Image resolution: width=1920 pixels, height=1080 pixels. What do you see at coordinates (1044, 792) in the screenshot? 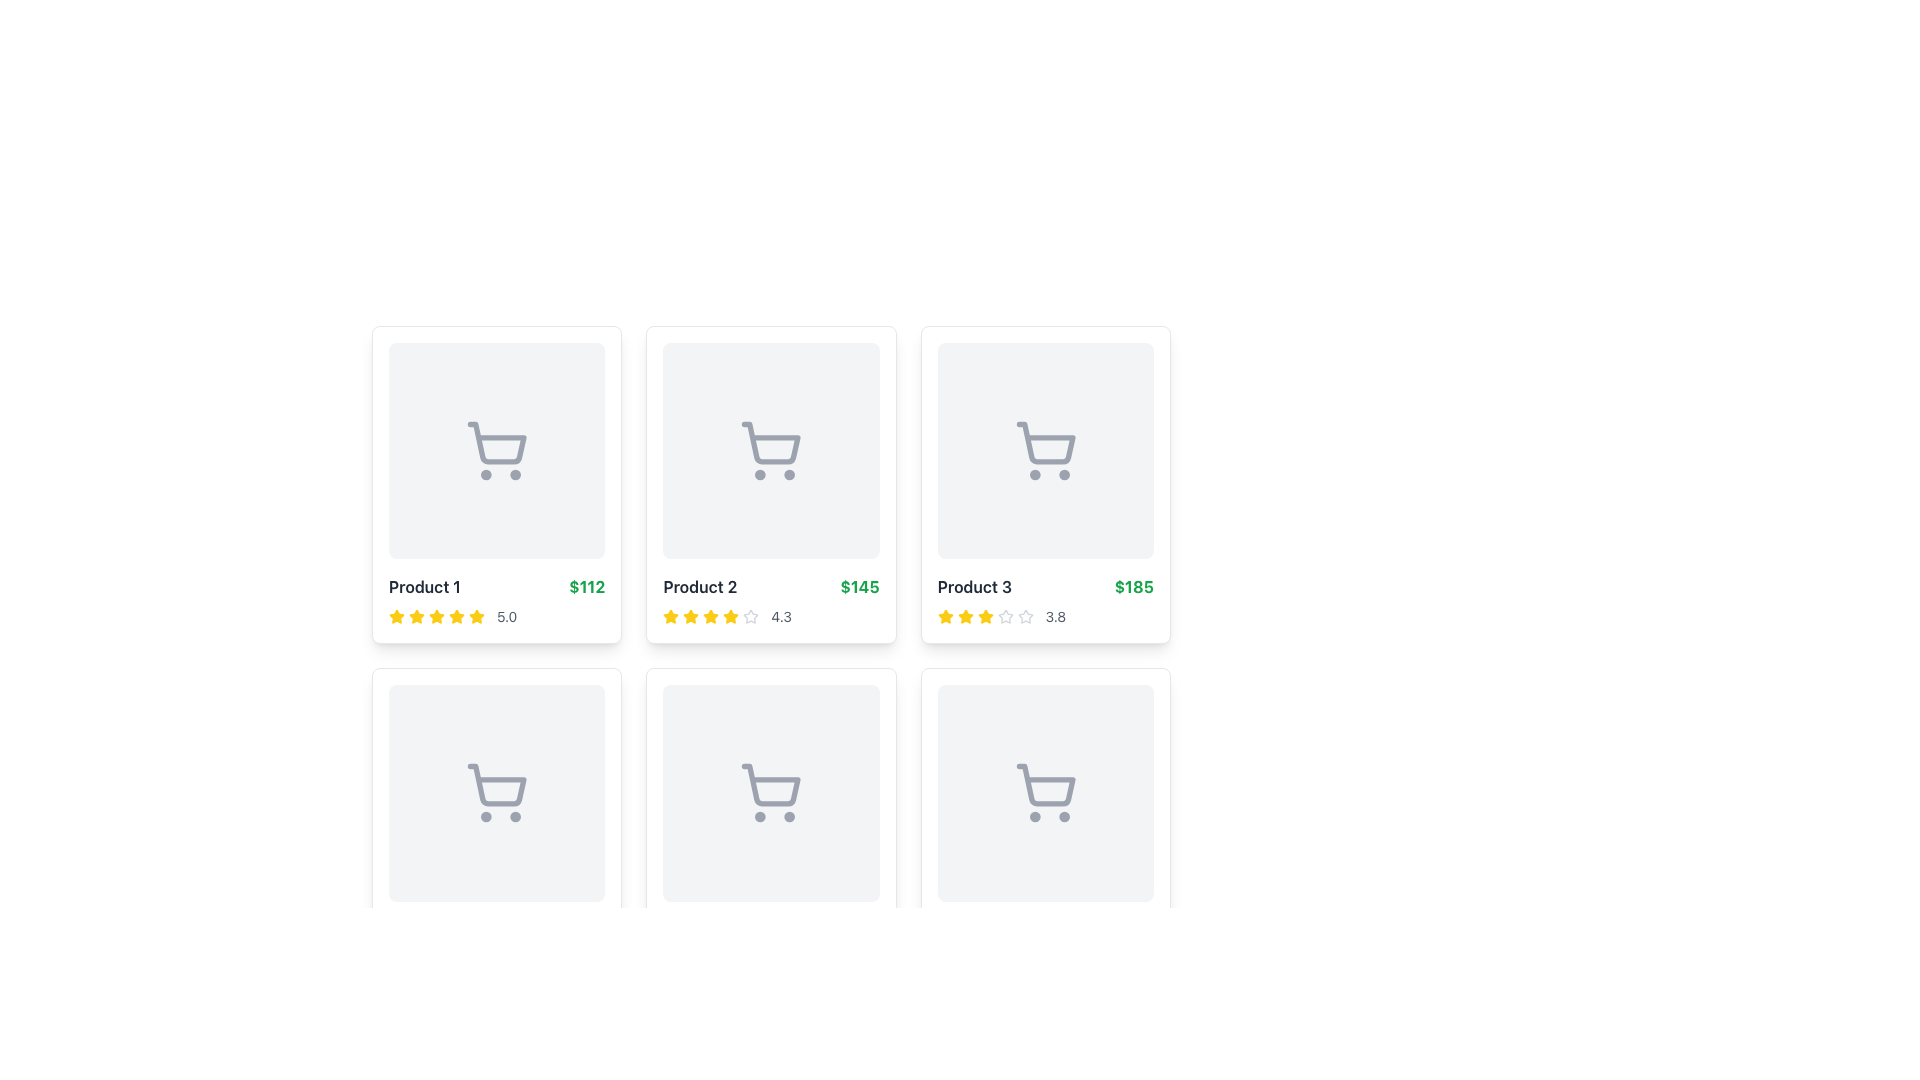
I see `the shopping cart icon located in the bottom-right grid cell of a 2x3 grid layout` at bounding box center [1044, 792].